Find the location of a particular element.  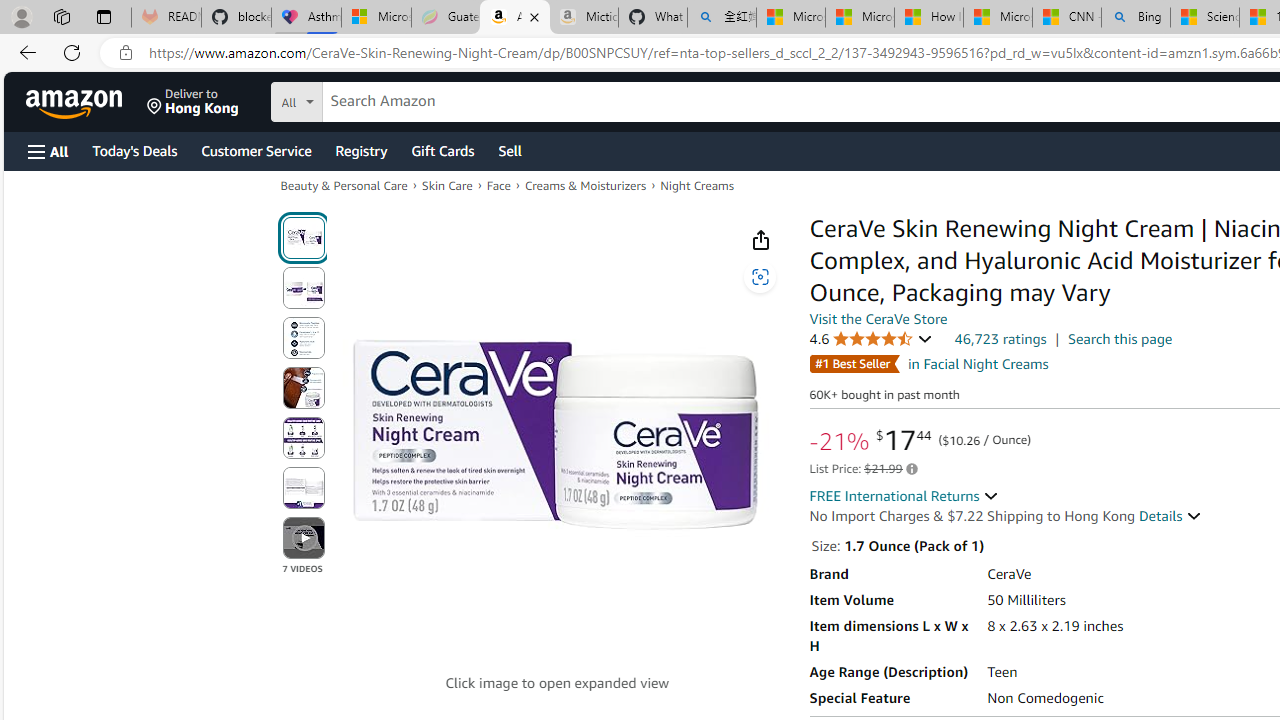

'Registry' is located at coordinates (360, 149).